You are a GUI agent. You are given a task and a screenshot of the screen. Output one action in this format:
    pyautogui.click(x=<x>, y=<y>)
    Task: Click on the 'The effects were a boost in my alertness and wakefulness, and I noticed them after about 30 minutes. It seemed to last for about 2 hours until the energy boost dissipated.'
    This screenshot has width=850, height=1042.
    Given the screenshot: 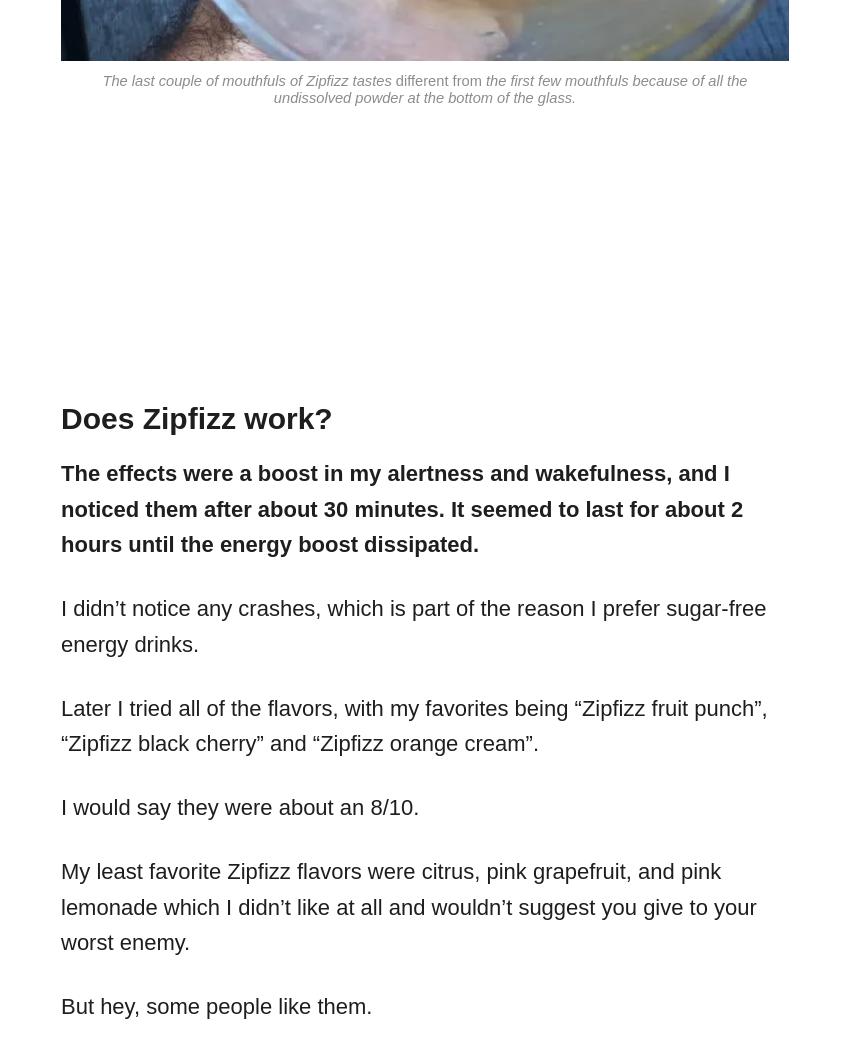 What is the action you would take?
    pyautogui.click(x=401, y=508)
    